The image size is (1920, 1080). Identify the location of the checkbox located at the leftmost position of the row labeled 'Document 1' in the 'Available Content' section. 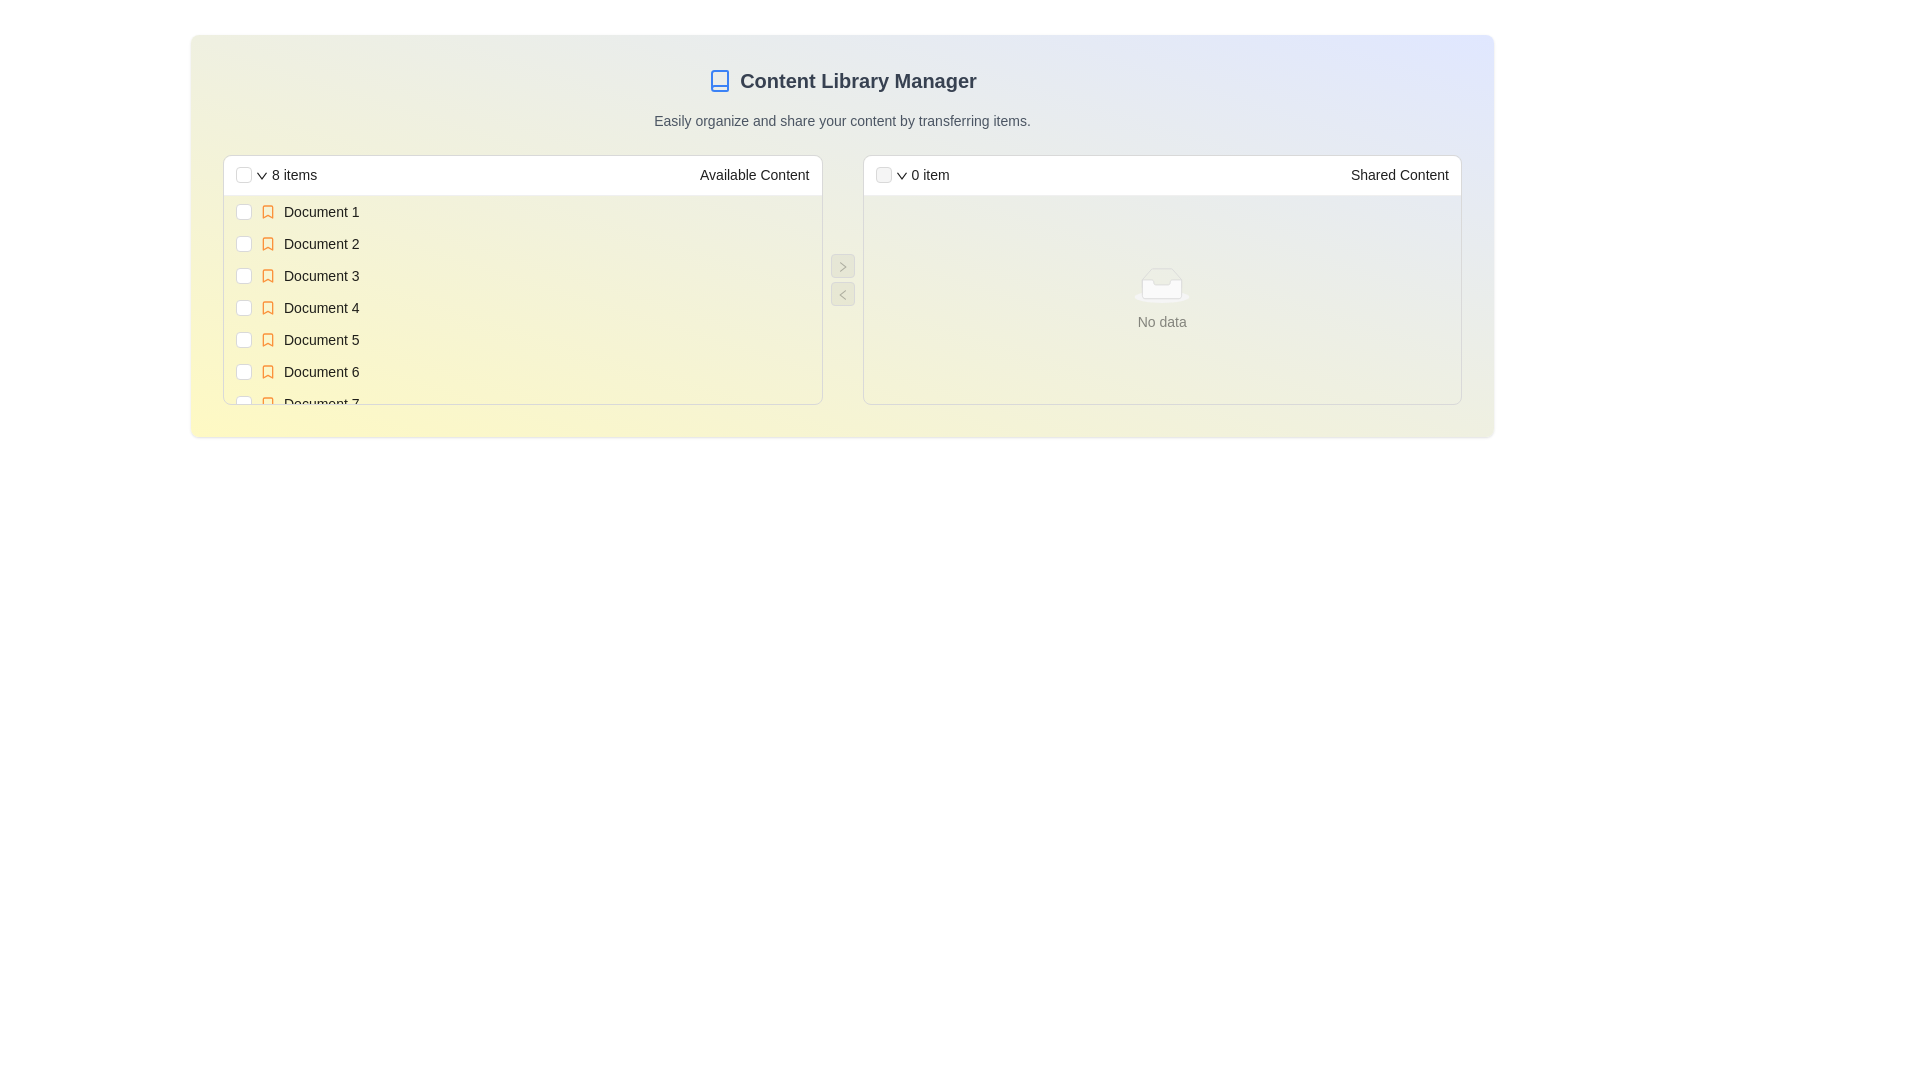
(243, 212).